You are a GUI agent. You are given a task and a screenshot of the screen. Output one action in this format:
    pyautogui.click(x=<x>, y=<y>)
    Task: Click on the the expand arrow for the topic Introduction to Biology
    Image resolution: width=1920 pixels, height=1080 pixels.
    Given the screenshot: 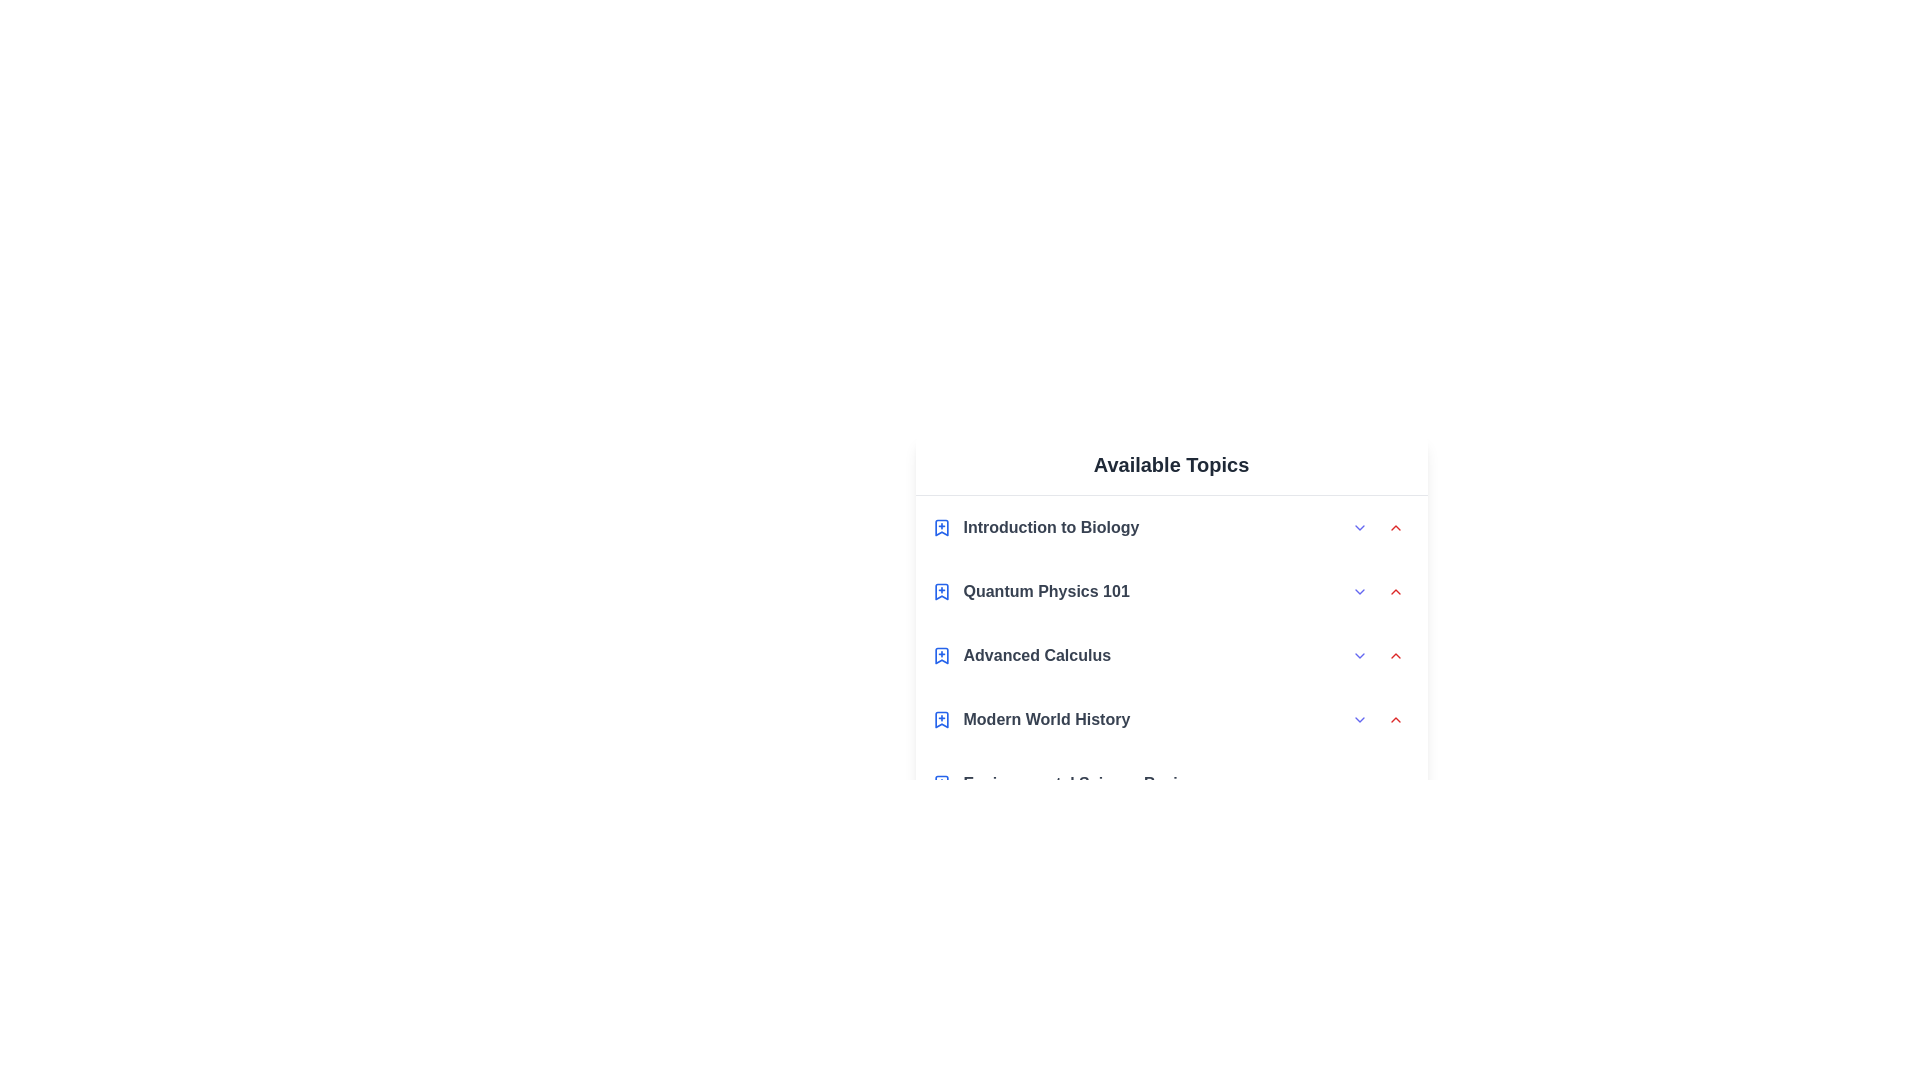 What is the action you would take?
    pyautogui.click(x=1359, y=527)
    